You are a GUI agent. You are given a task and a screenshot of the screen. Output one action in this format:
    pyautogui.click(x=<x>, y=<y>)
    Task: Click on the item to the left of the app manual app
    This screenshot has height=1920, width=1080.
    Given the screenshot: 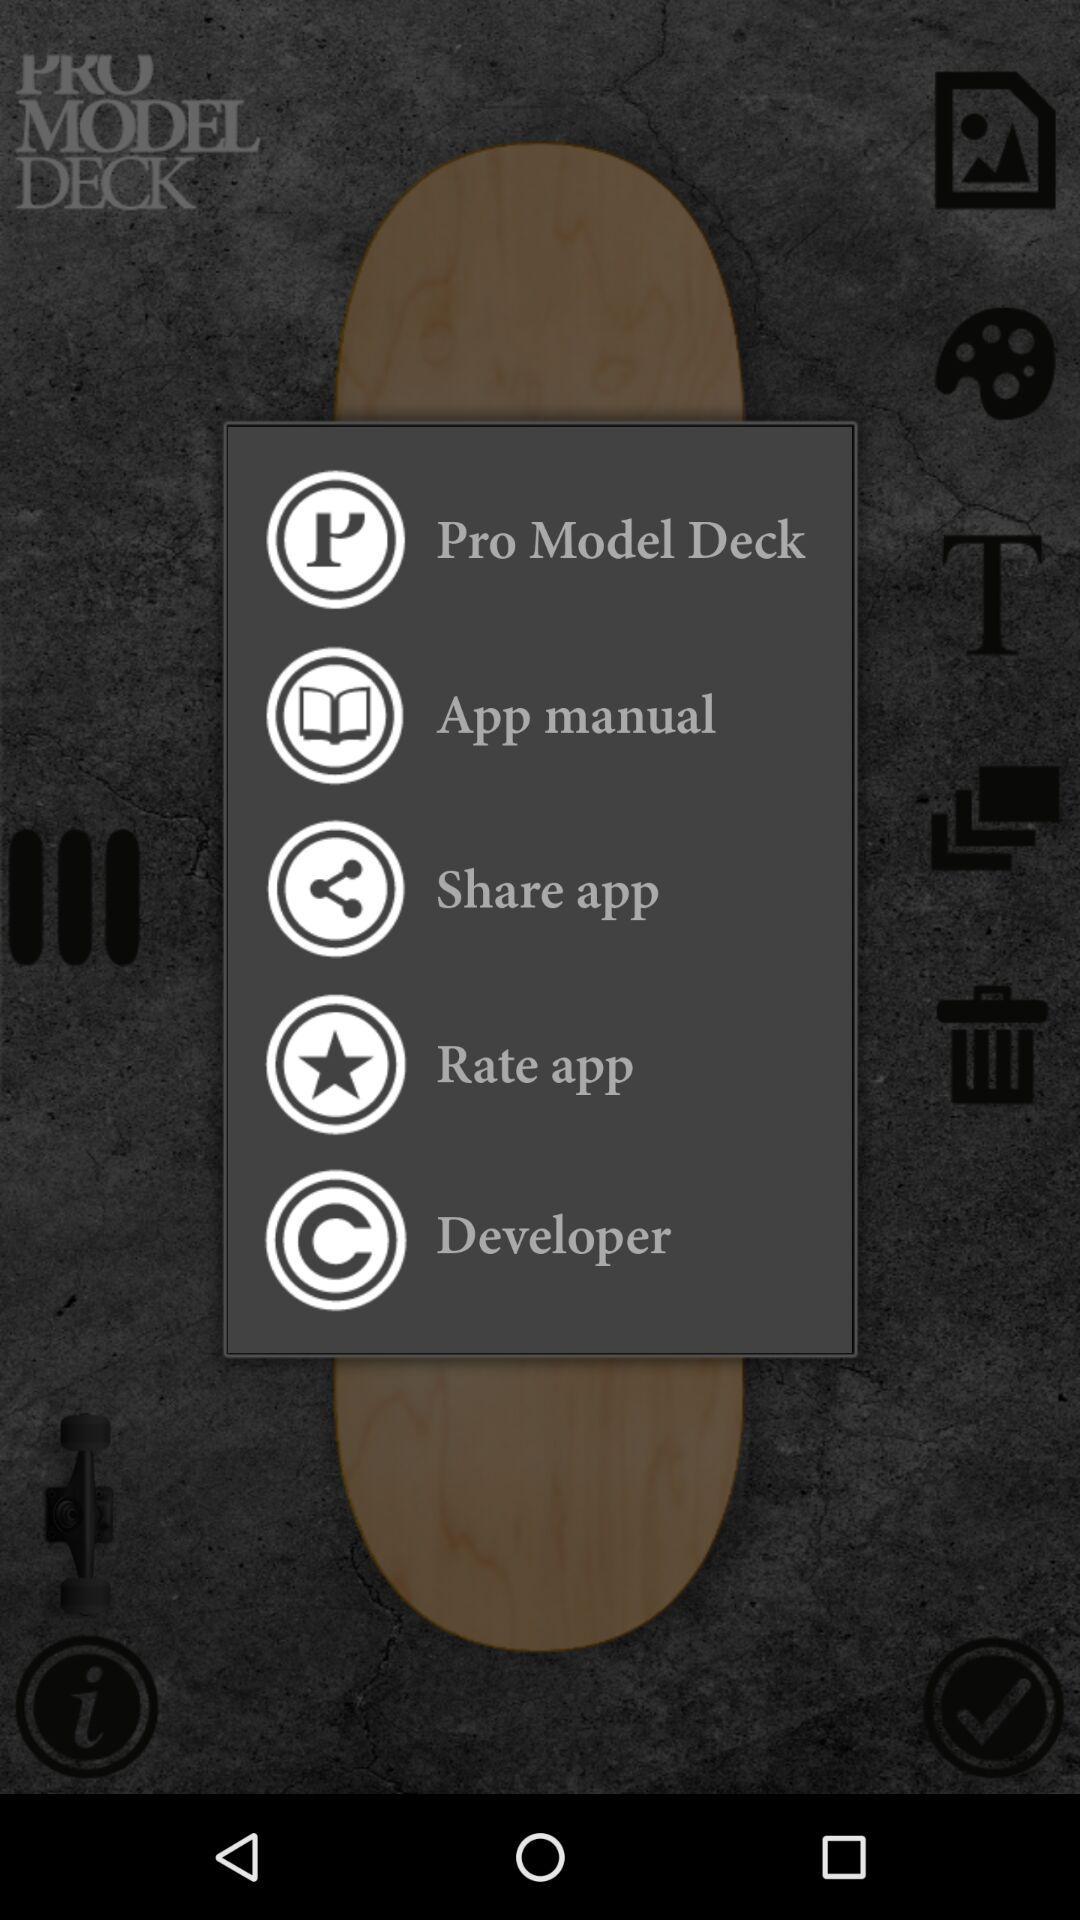 What is the action you would take?
    pyautogui.click(x=333, y=715)
    